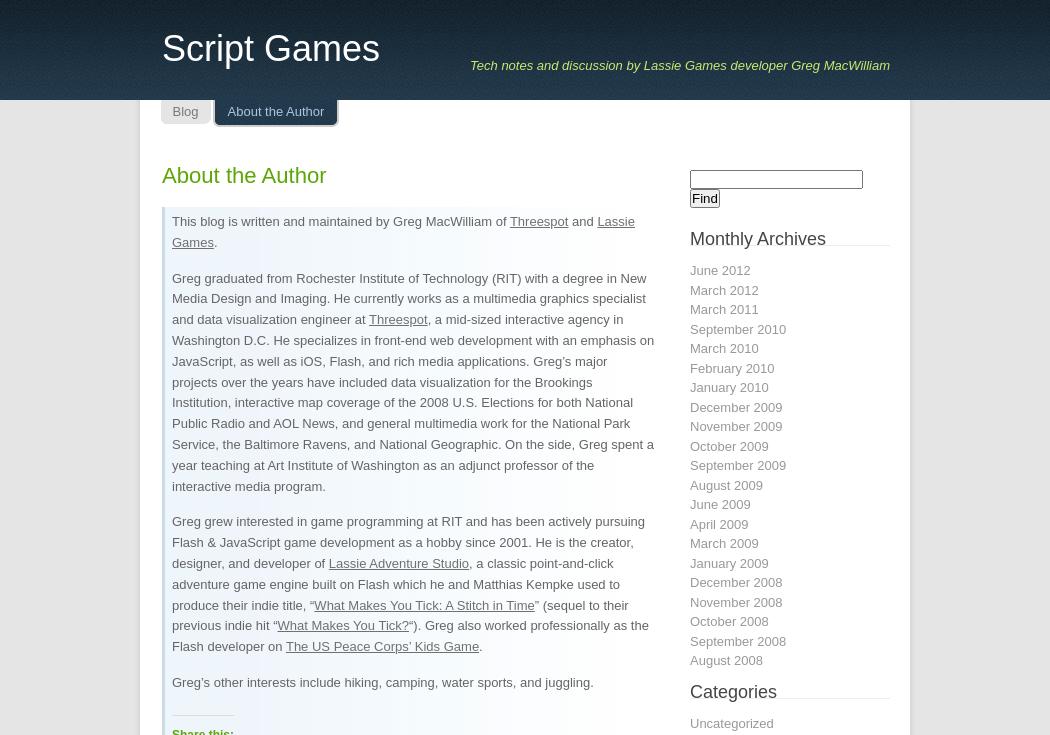 This screenshot has width=1050, height=735. What do you see at coordinates (400, 614) in the screenshot?
I see `'” (sequel to their previous indie hit “'` at bounding box center [400, 614].